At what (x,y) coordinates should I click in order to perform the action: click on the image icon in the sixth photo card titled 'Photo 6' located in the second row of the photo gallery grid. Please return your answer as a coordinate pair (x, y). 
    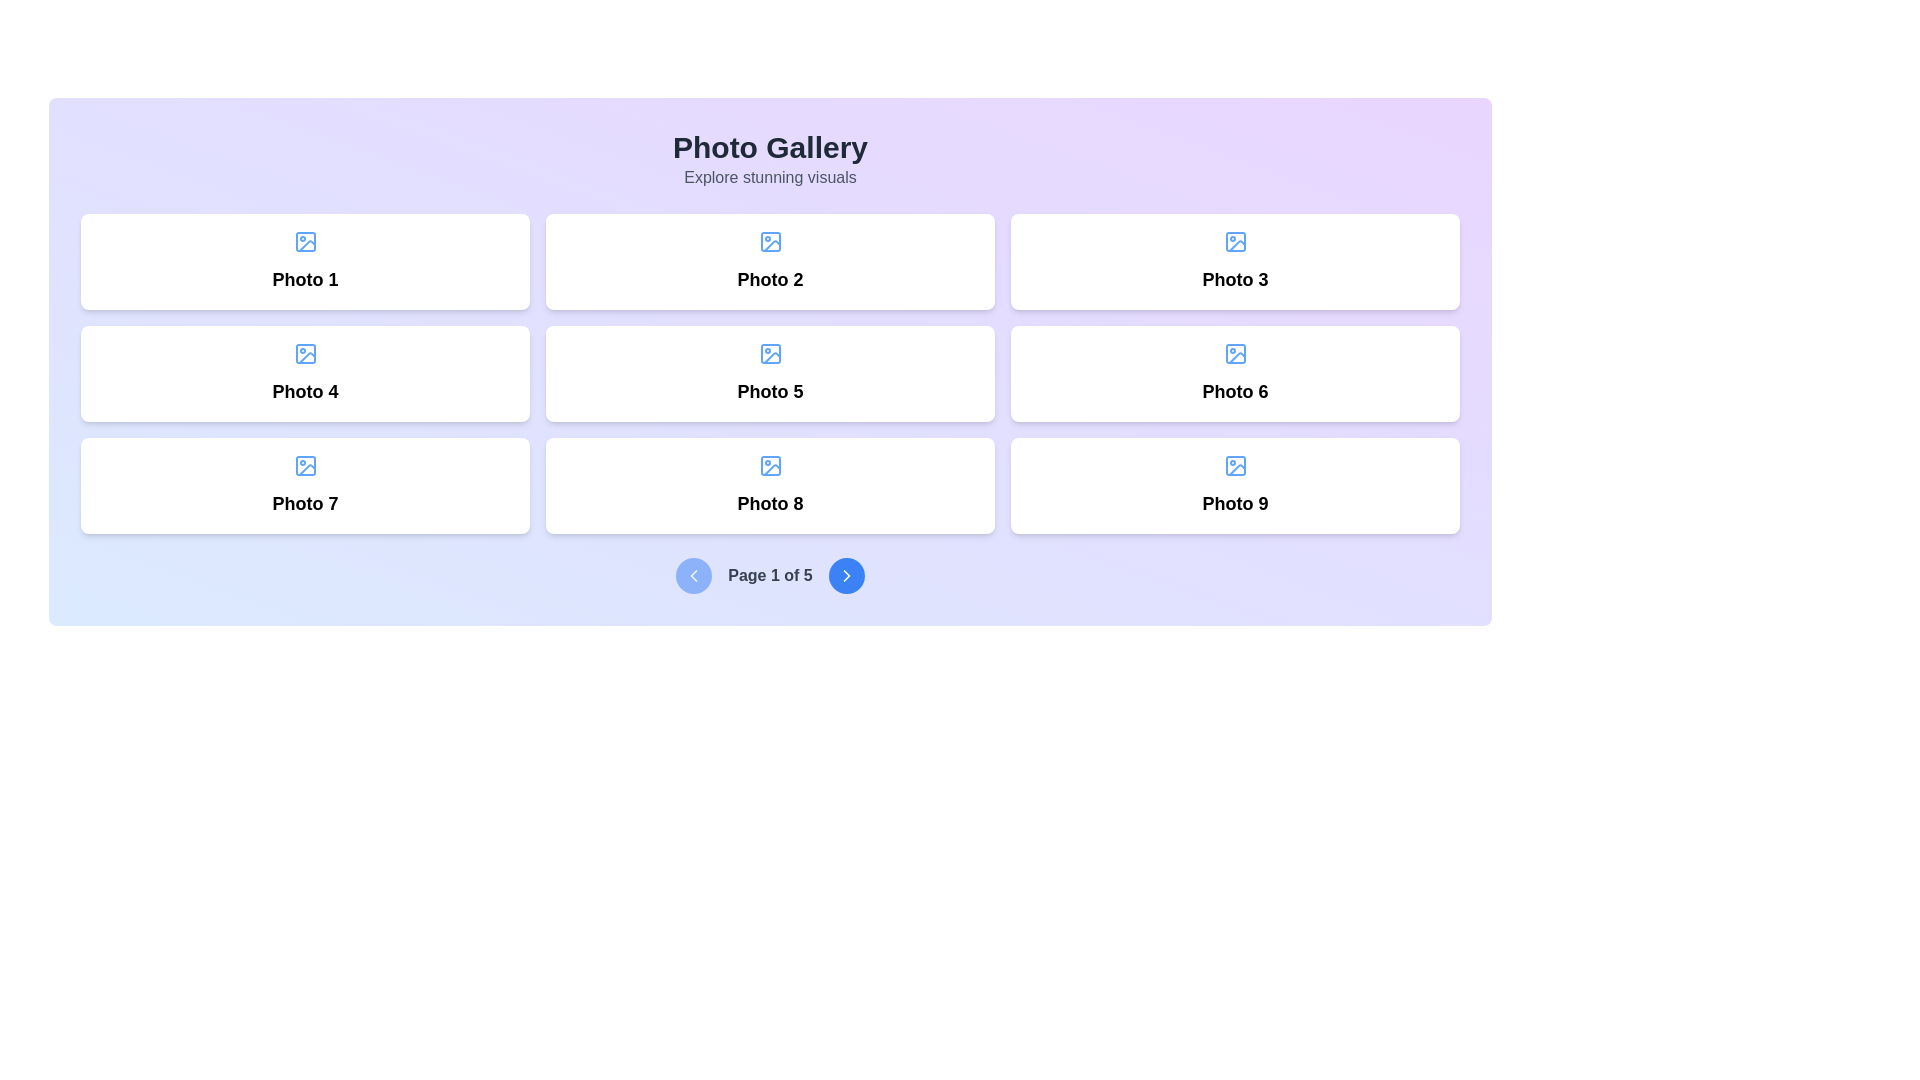
    Looking at the image, I should click on (1234, 353).